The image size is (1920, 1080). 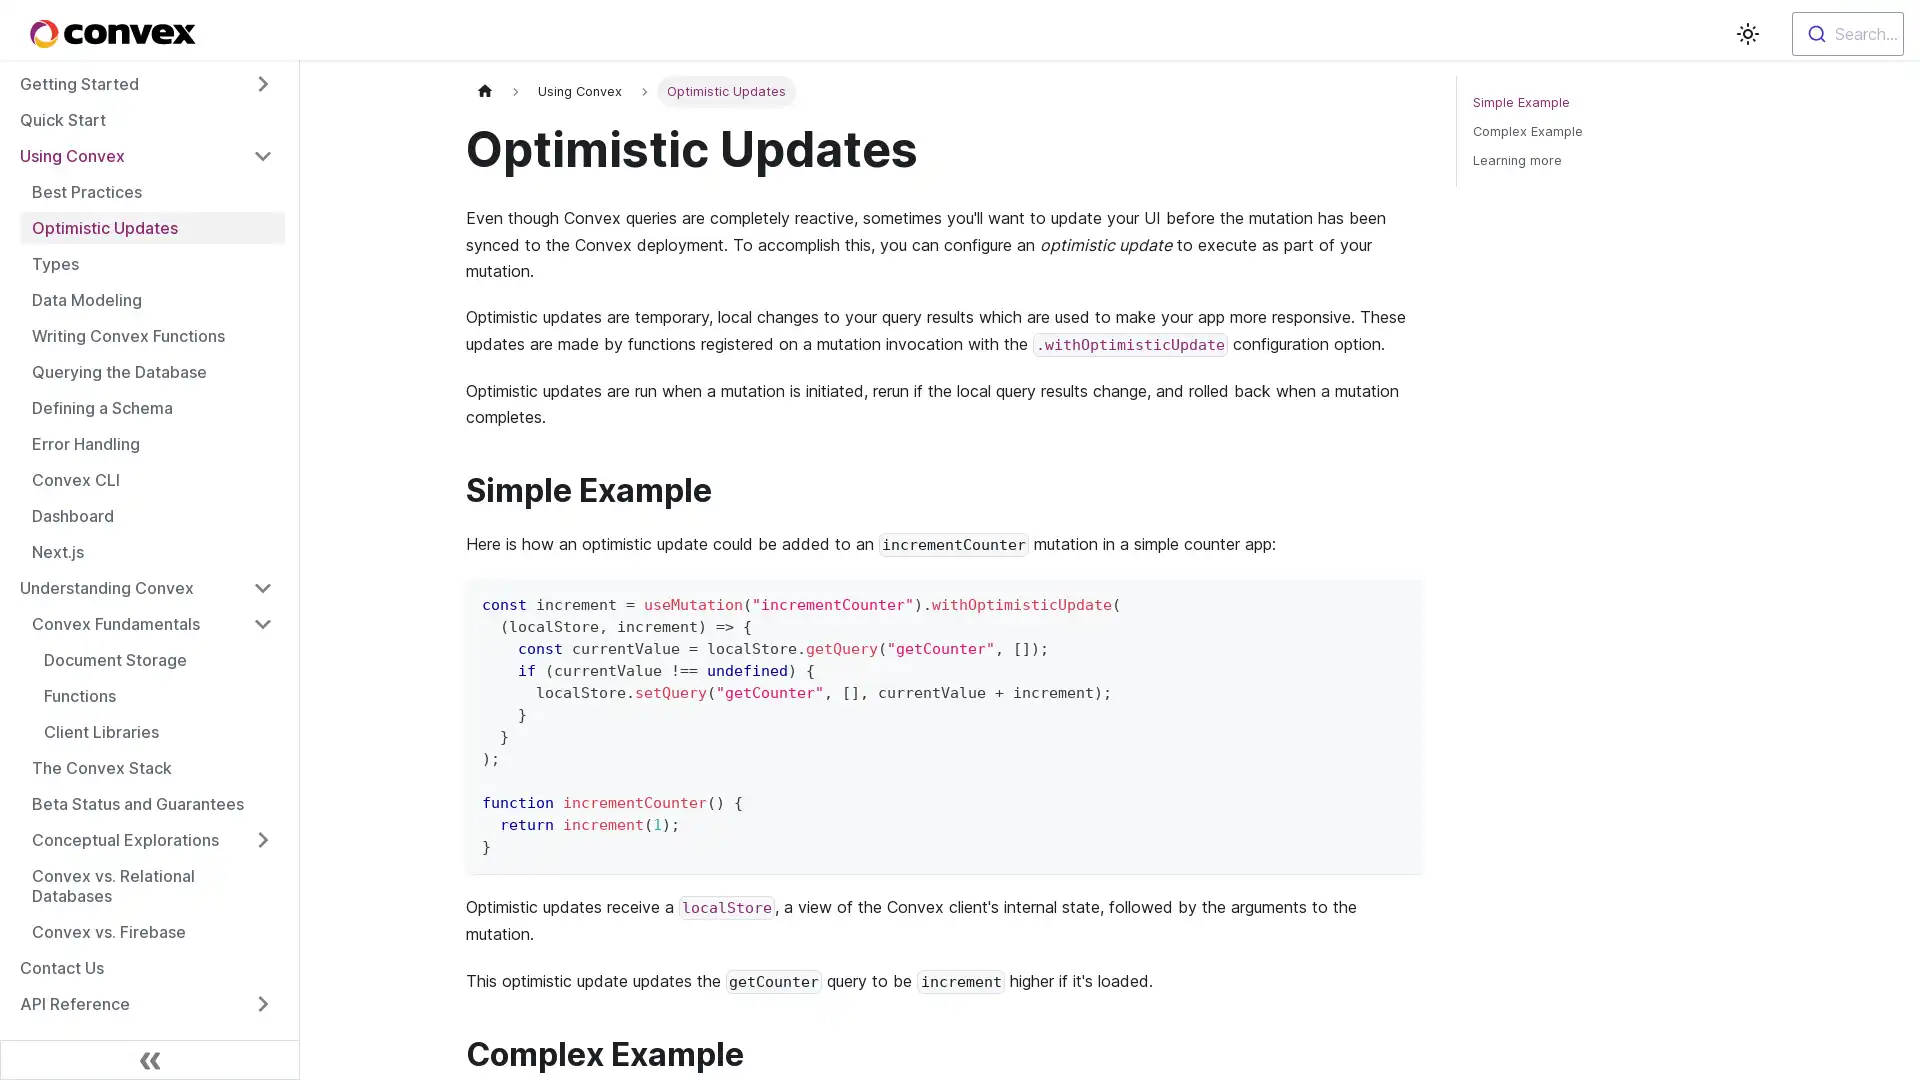 What do you see at coordinates (1847, 34) in the screenshot?
I see `Search...` at bounding box center [1847, 34].